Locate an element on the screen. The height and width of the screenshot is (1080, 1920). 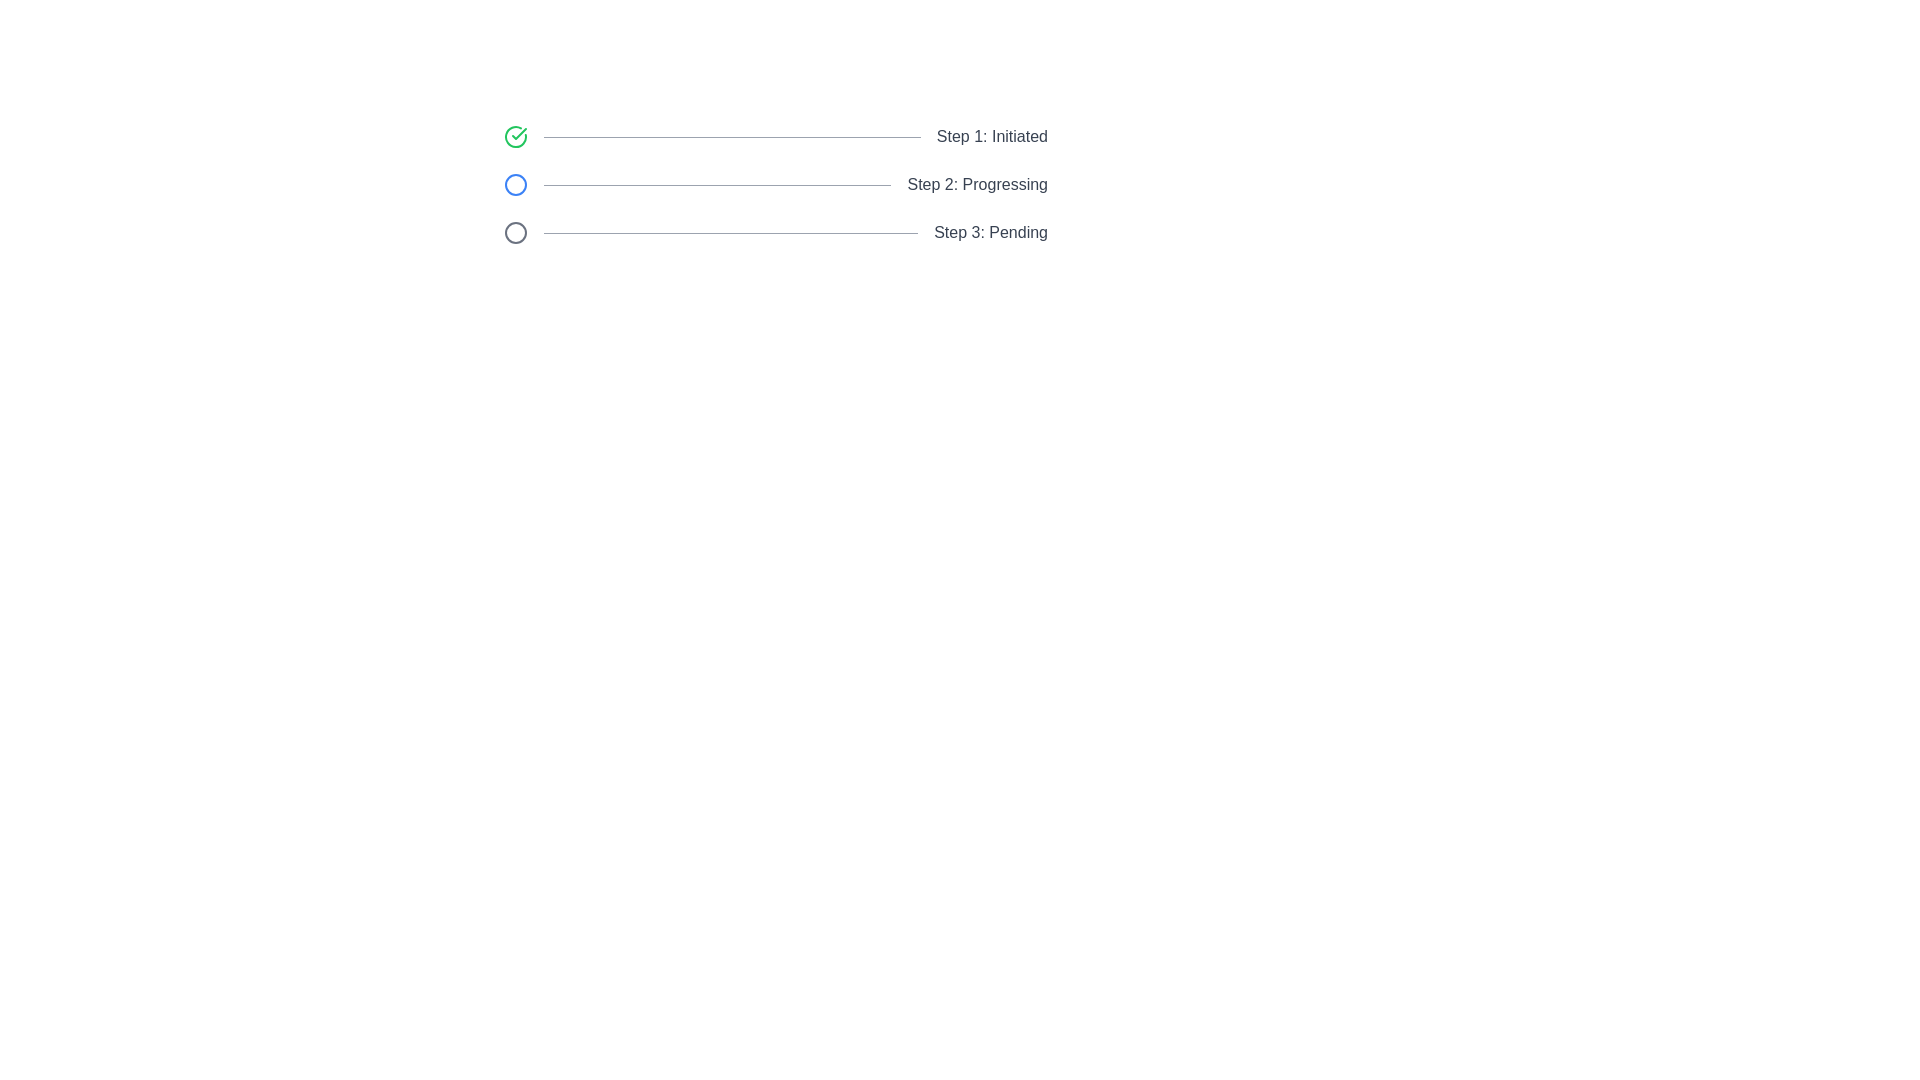
step name from the Progress Step Indicator, which is the second of three indicators displaying 'Step 2: Progressing' is located at coordinates (775, 185).